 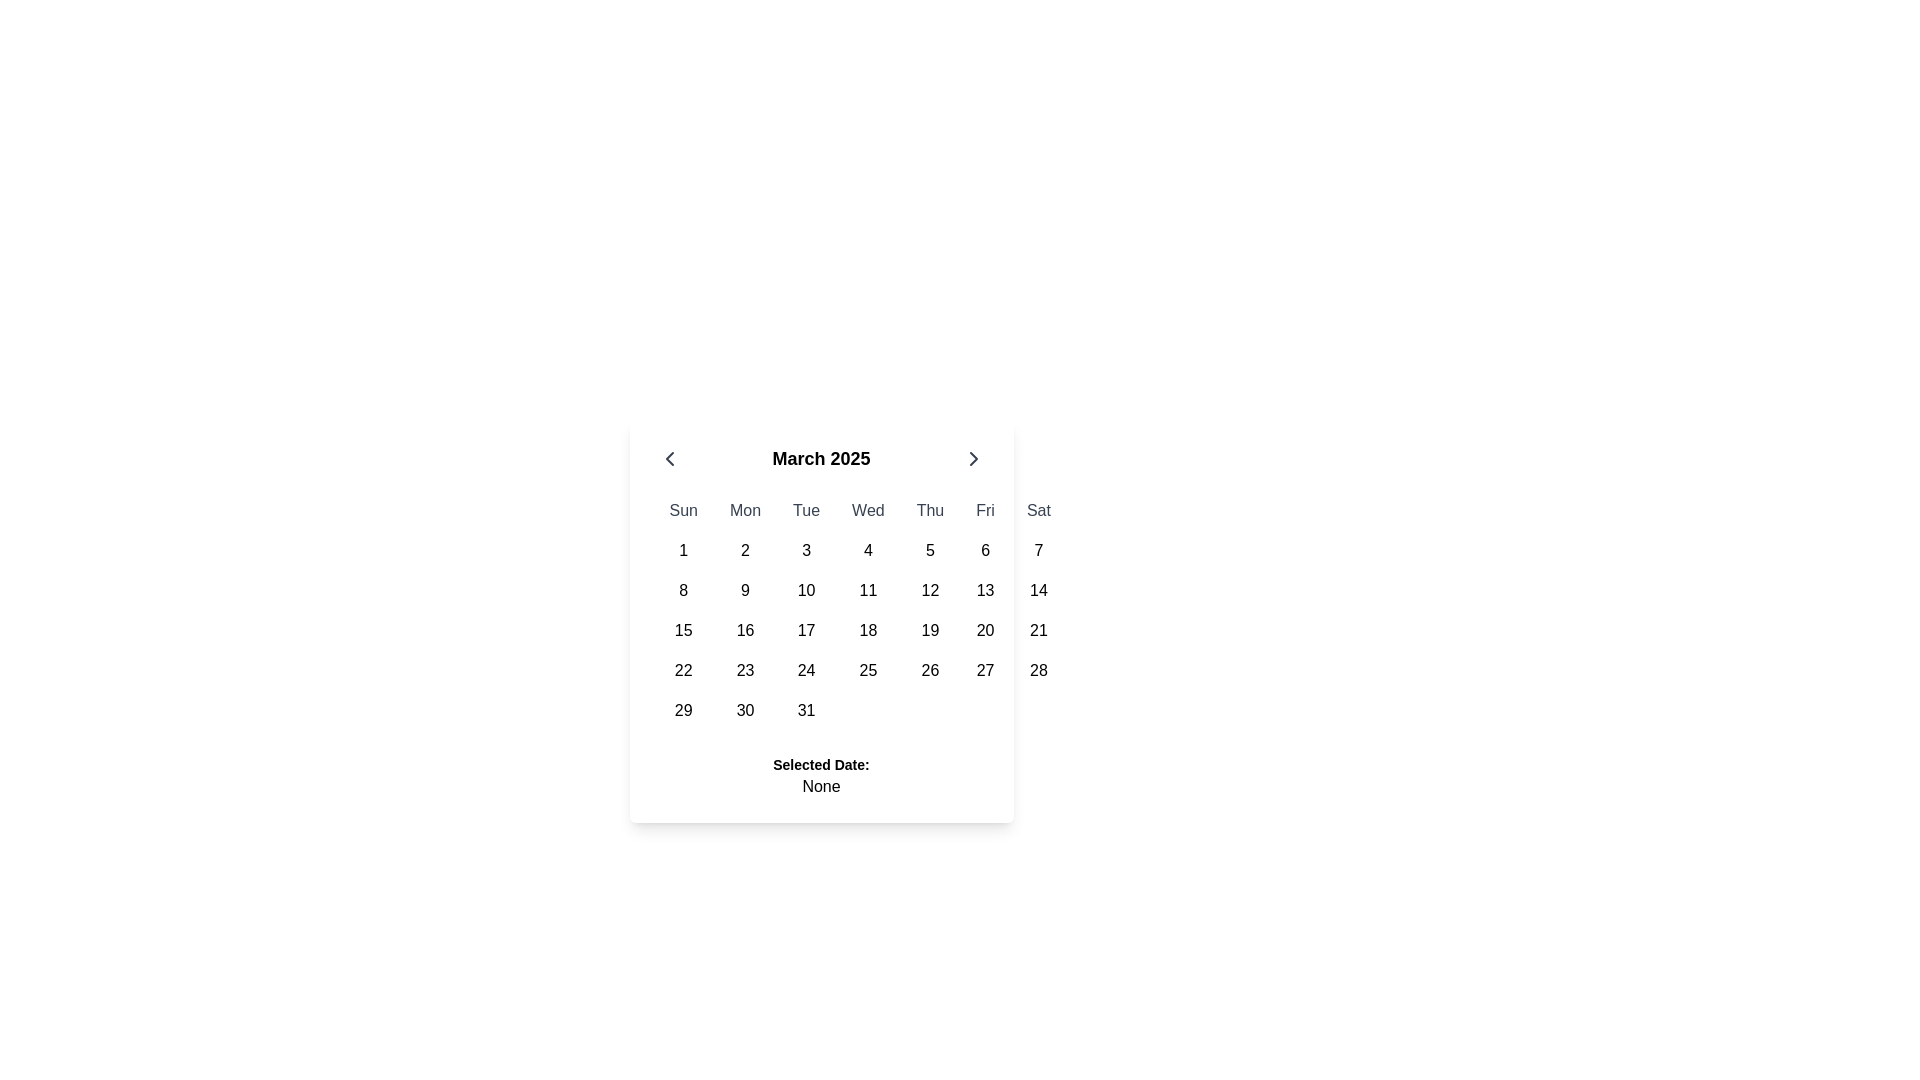 What do you see at coordinates (744, 551) in the screenshot?
I see `the clickable date label with the text '2' in the calendar grid` at bounding box center [744, 551].